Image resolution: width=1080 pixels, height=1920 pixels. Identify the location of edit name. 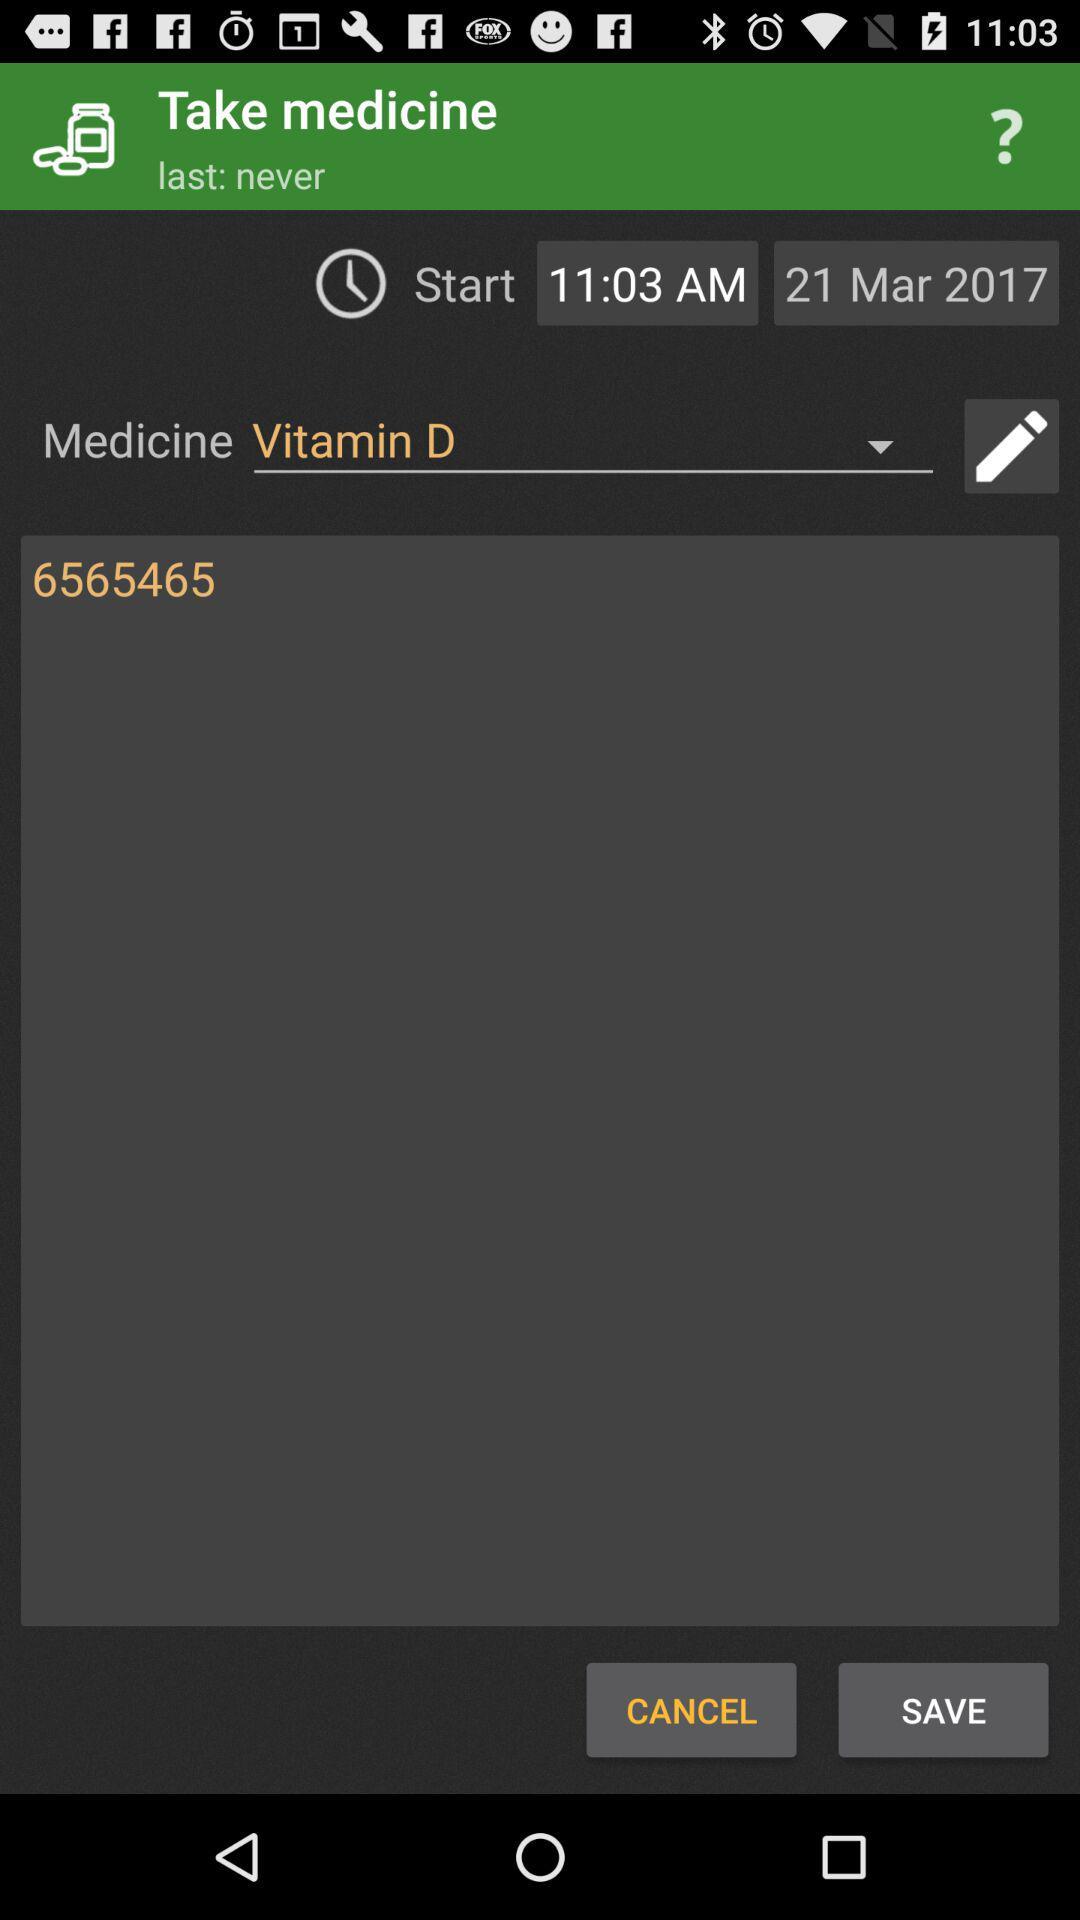
(1011, 445).